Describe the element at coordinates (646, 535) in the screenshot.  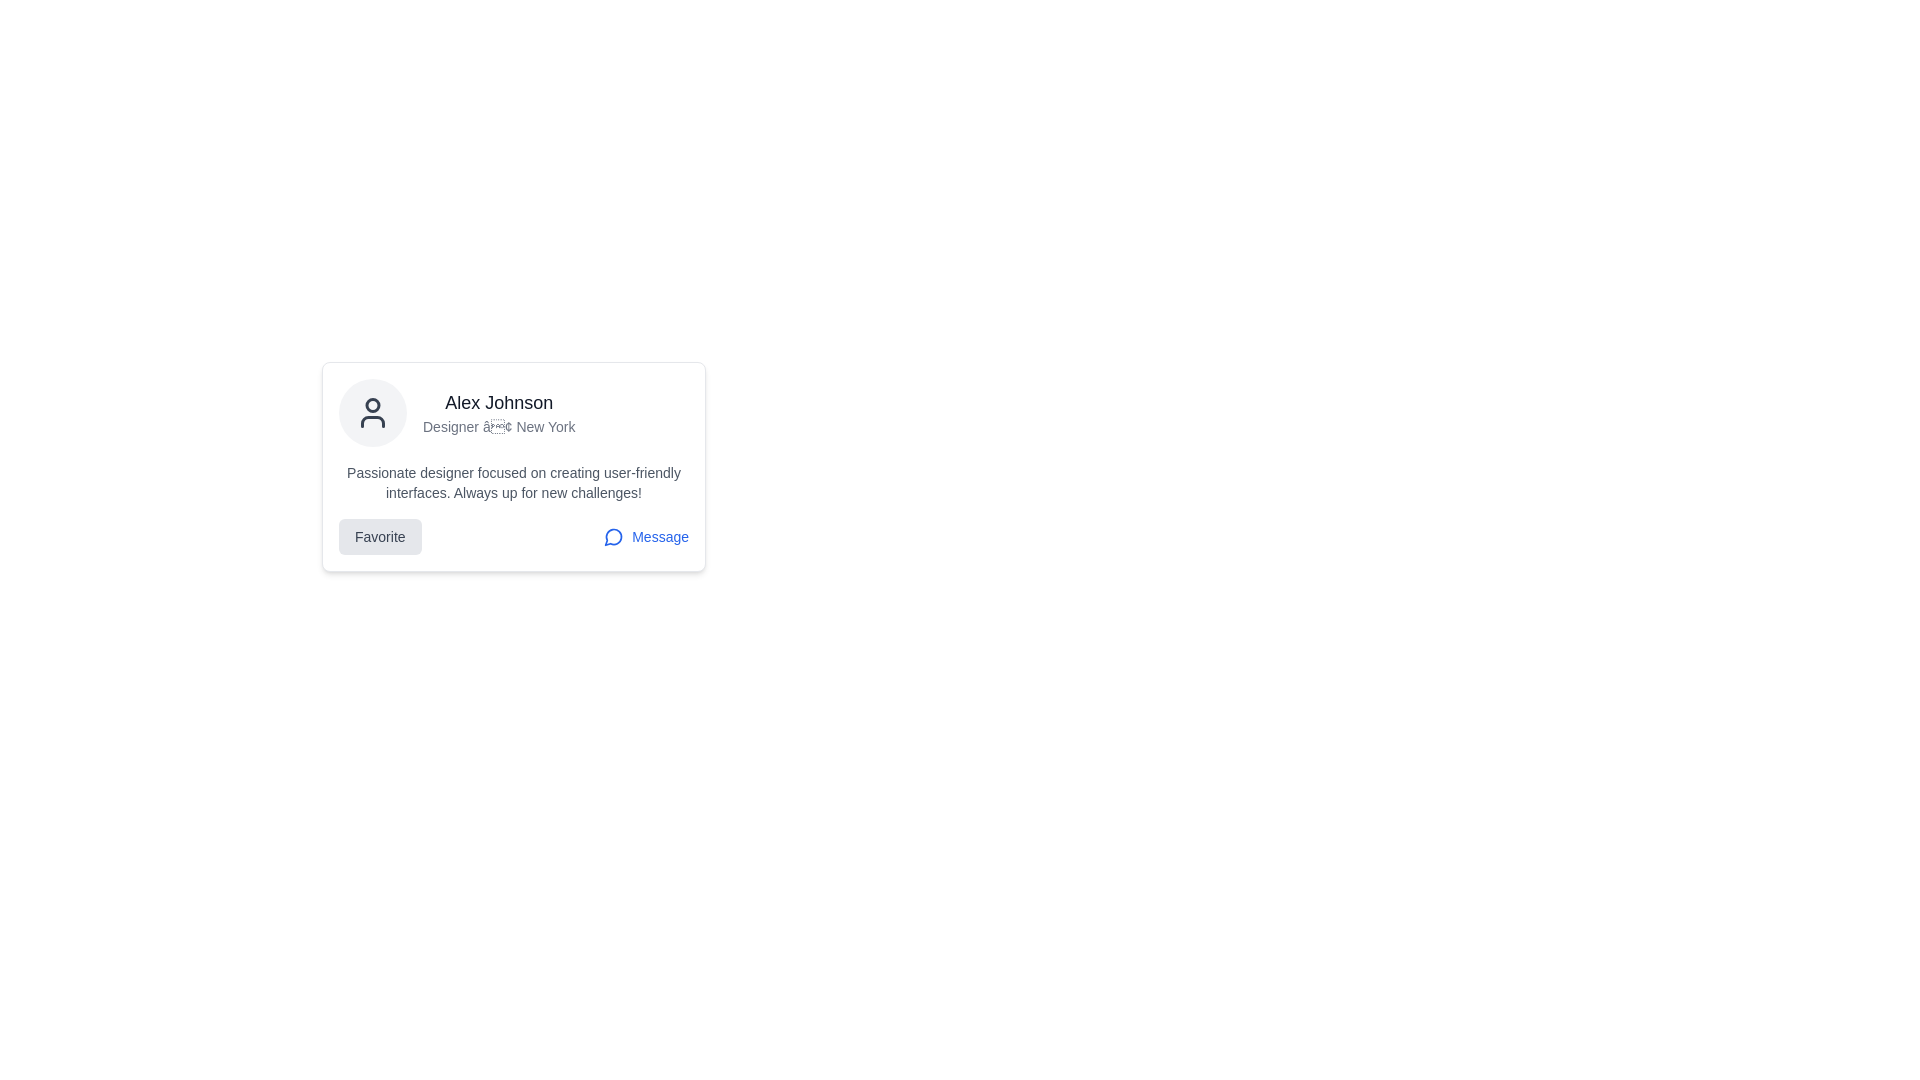
I see `the 'Message' interactive link button, which is styled with blue text and a speech bubble icon` at that location.